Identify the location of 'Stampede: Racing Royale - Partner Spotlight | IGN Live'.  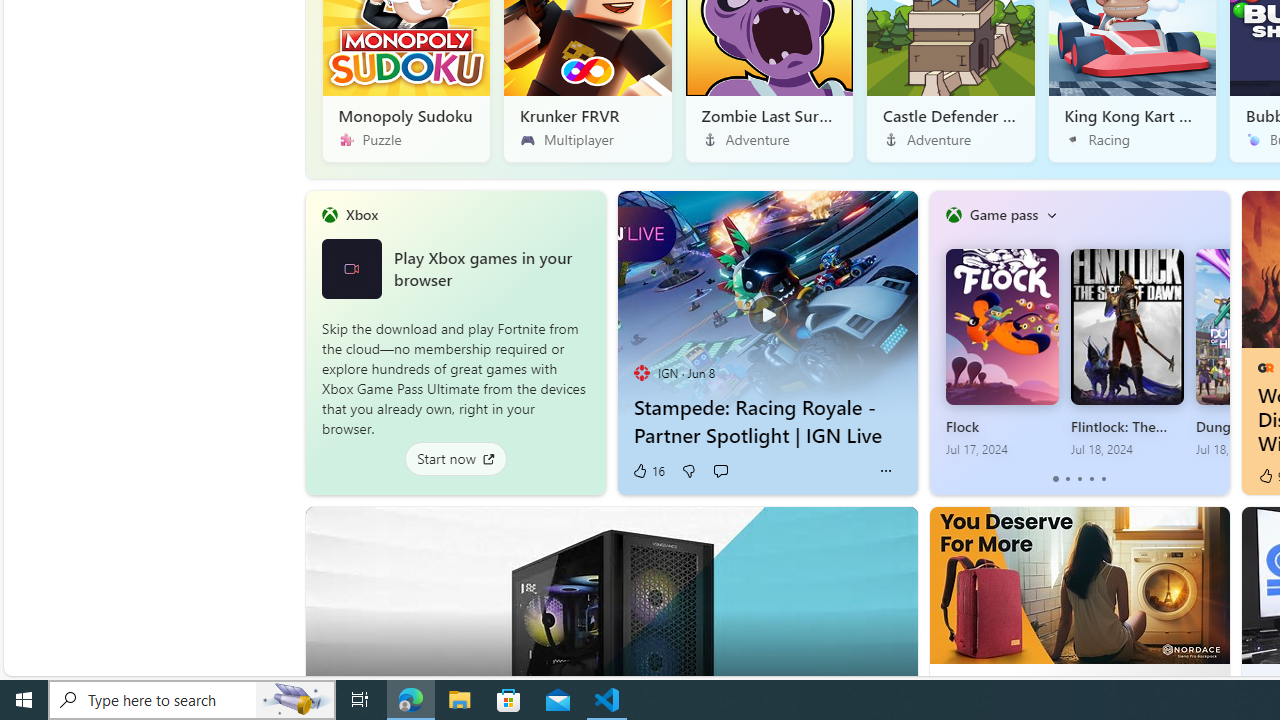
(766, 303).